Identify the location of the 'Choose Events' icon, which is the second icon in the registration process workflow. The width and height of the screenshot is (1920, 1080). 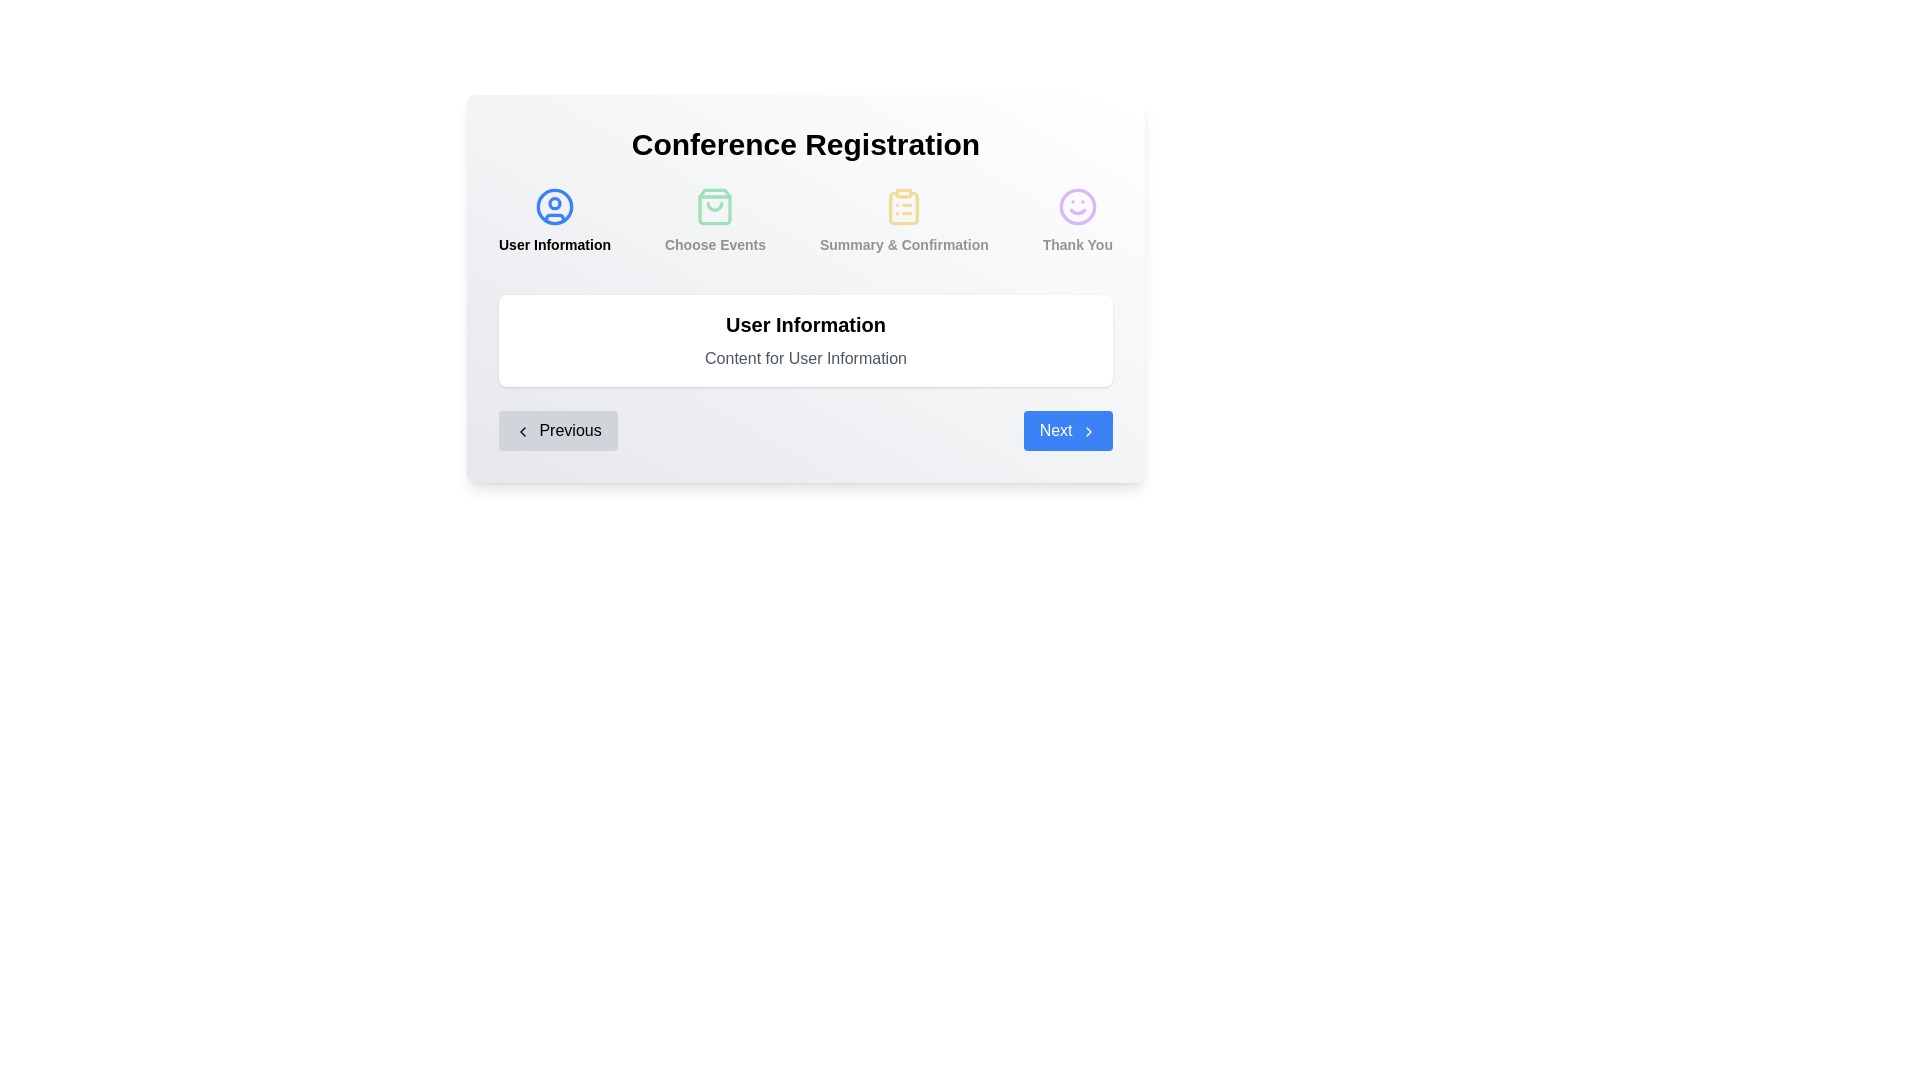
(715, 207).